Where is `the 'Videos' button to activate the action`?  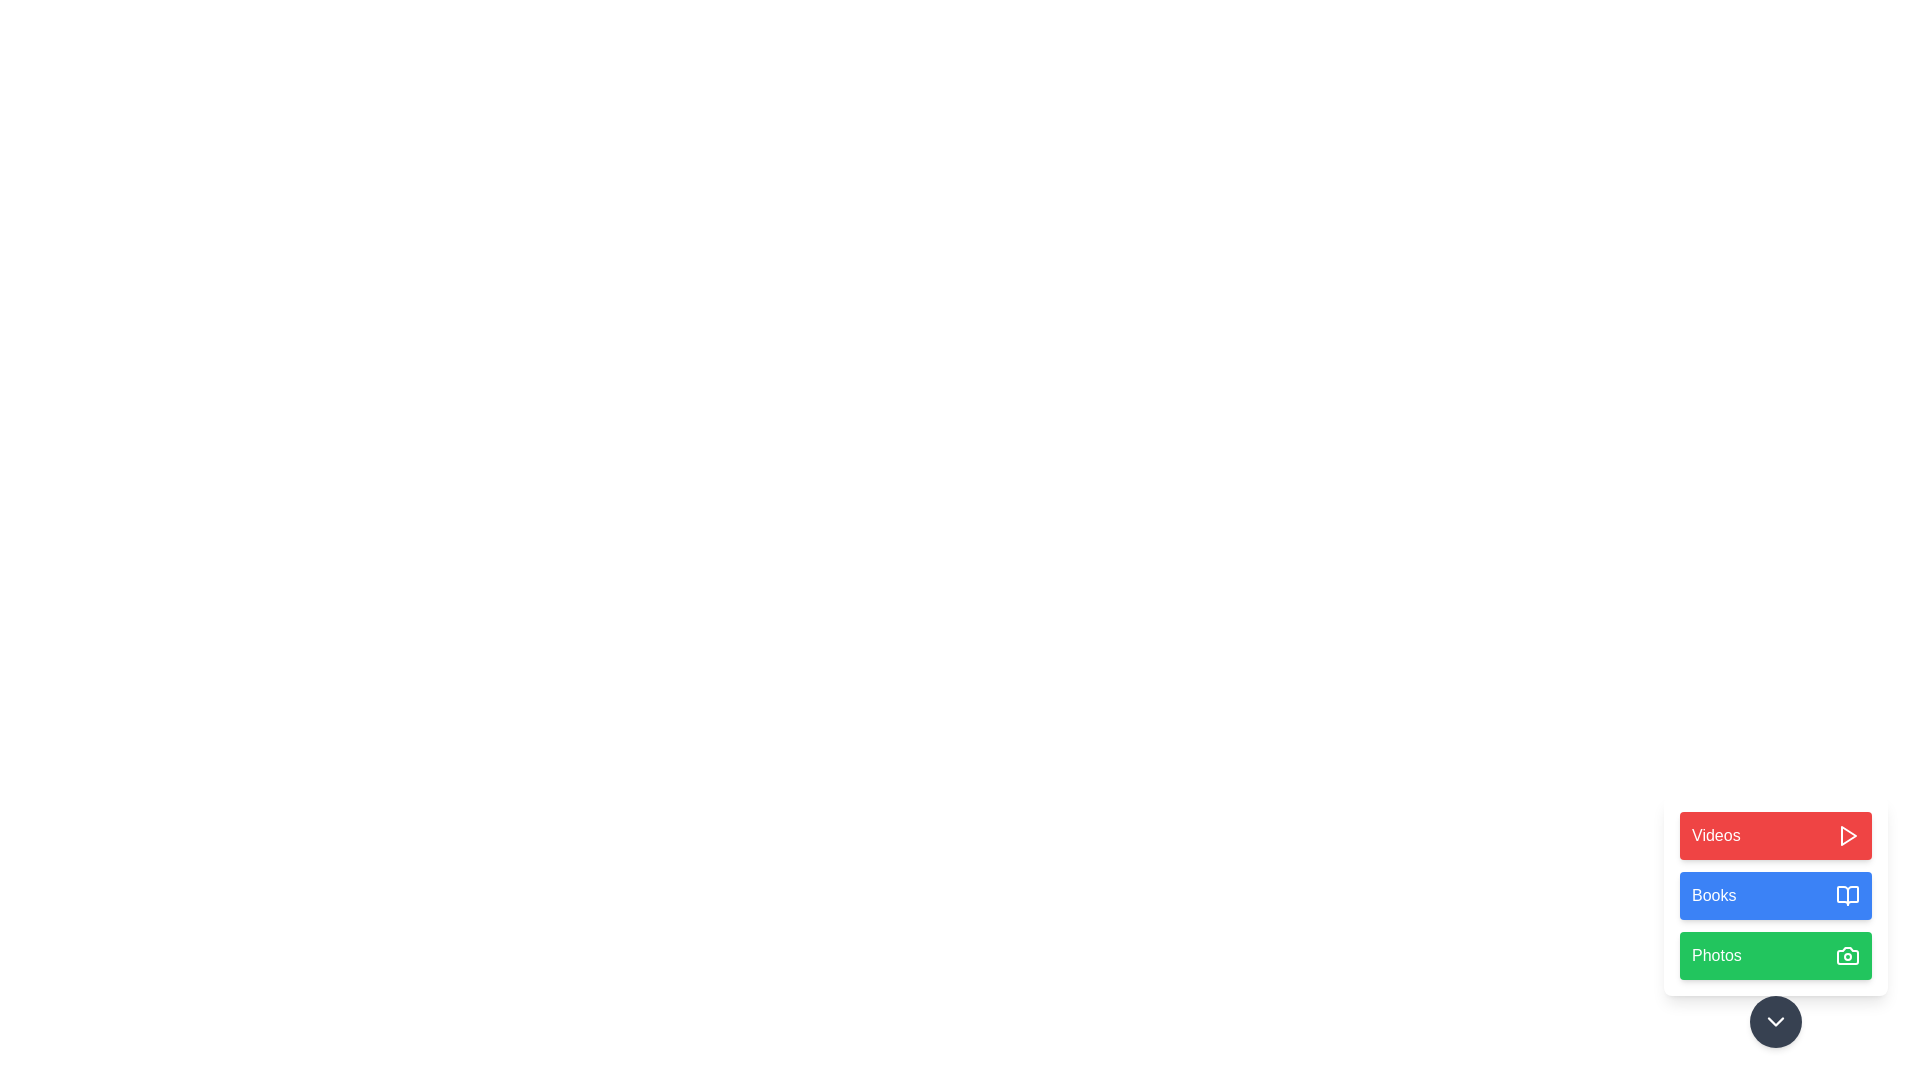 the 'Videos' button to activate the action is located at coordinates (1776, 836).